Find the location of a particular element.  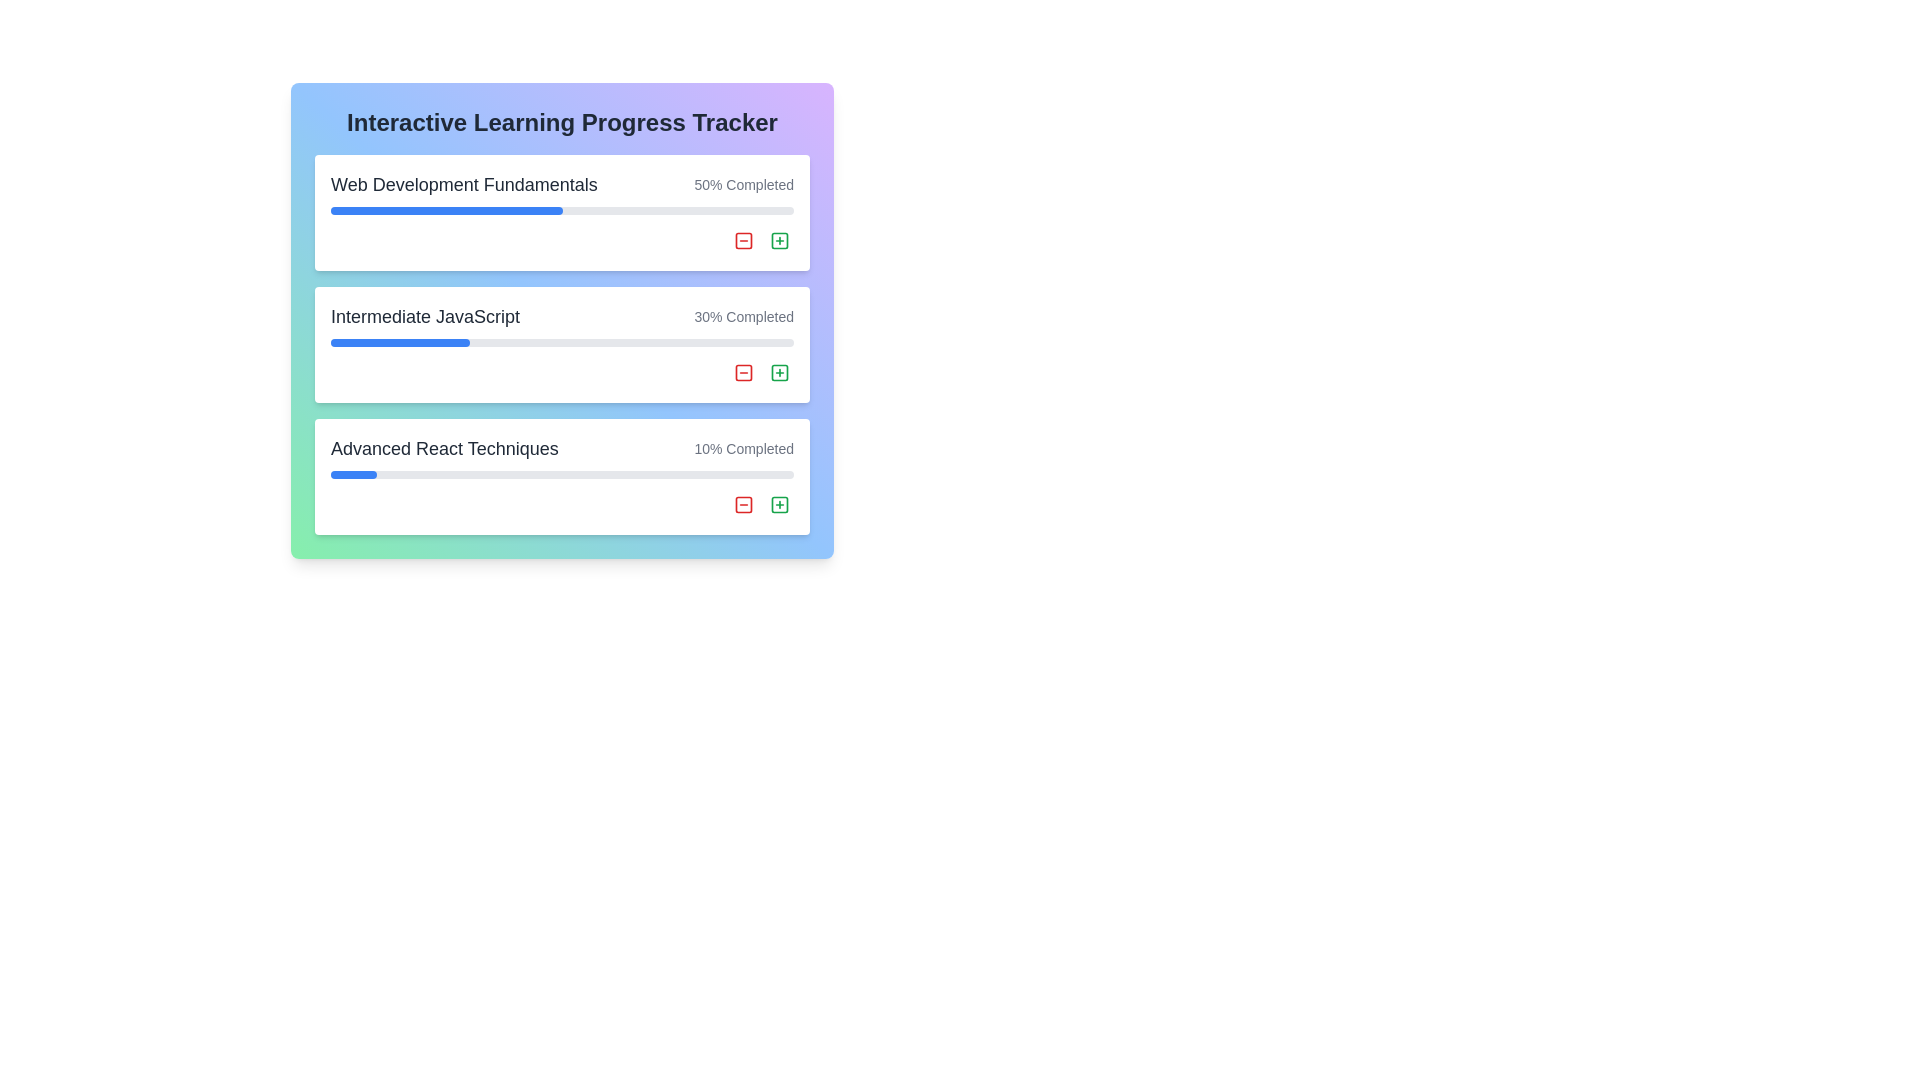

the 'add new item' button represented by a 'plus' shape icon located to the right of the 'Advanced React Techniques' card in the educational progress tracker UI is located at coordinates (778, 373).